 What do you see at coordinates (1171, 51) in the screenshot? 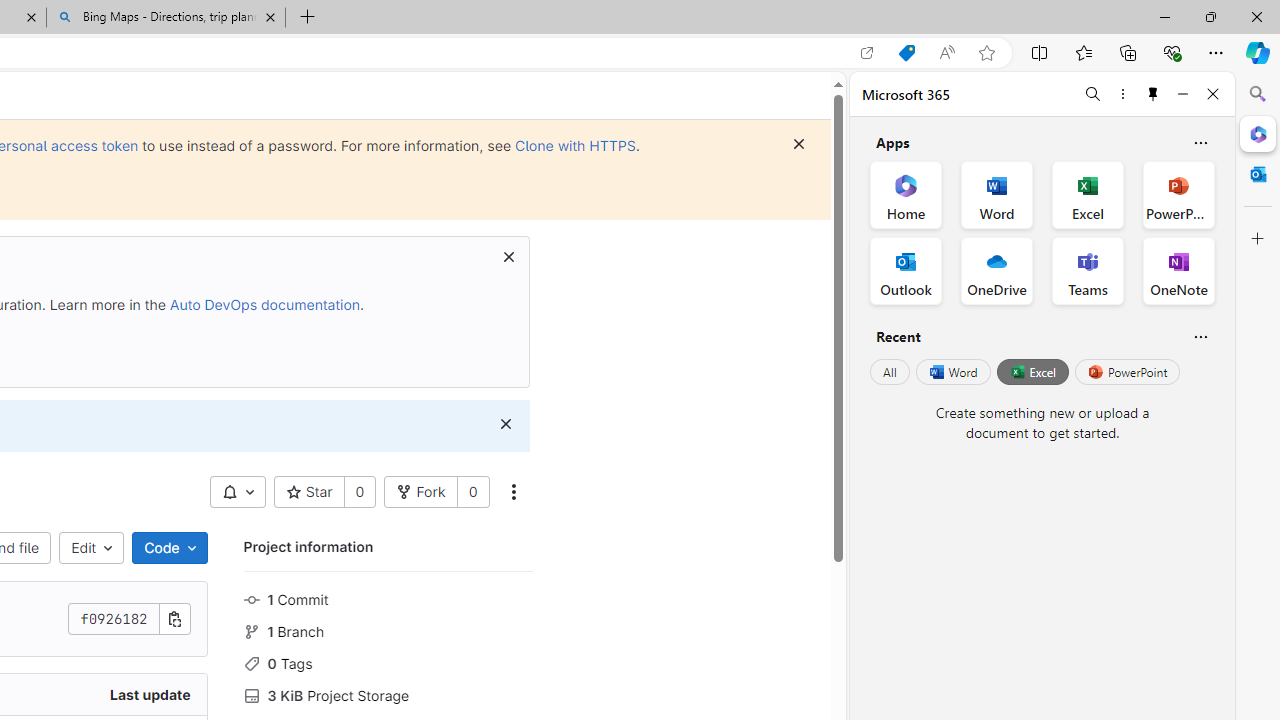
I see `'Browser essentials'` at bounding box center [1171, 51].